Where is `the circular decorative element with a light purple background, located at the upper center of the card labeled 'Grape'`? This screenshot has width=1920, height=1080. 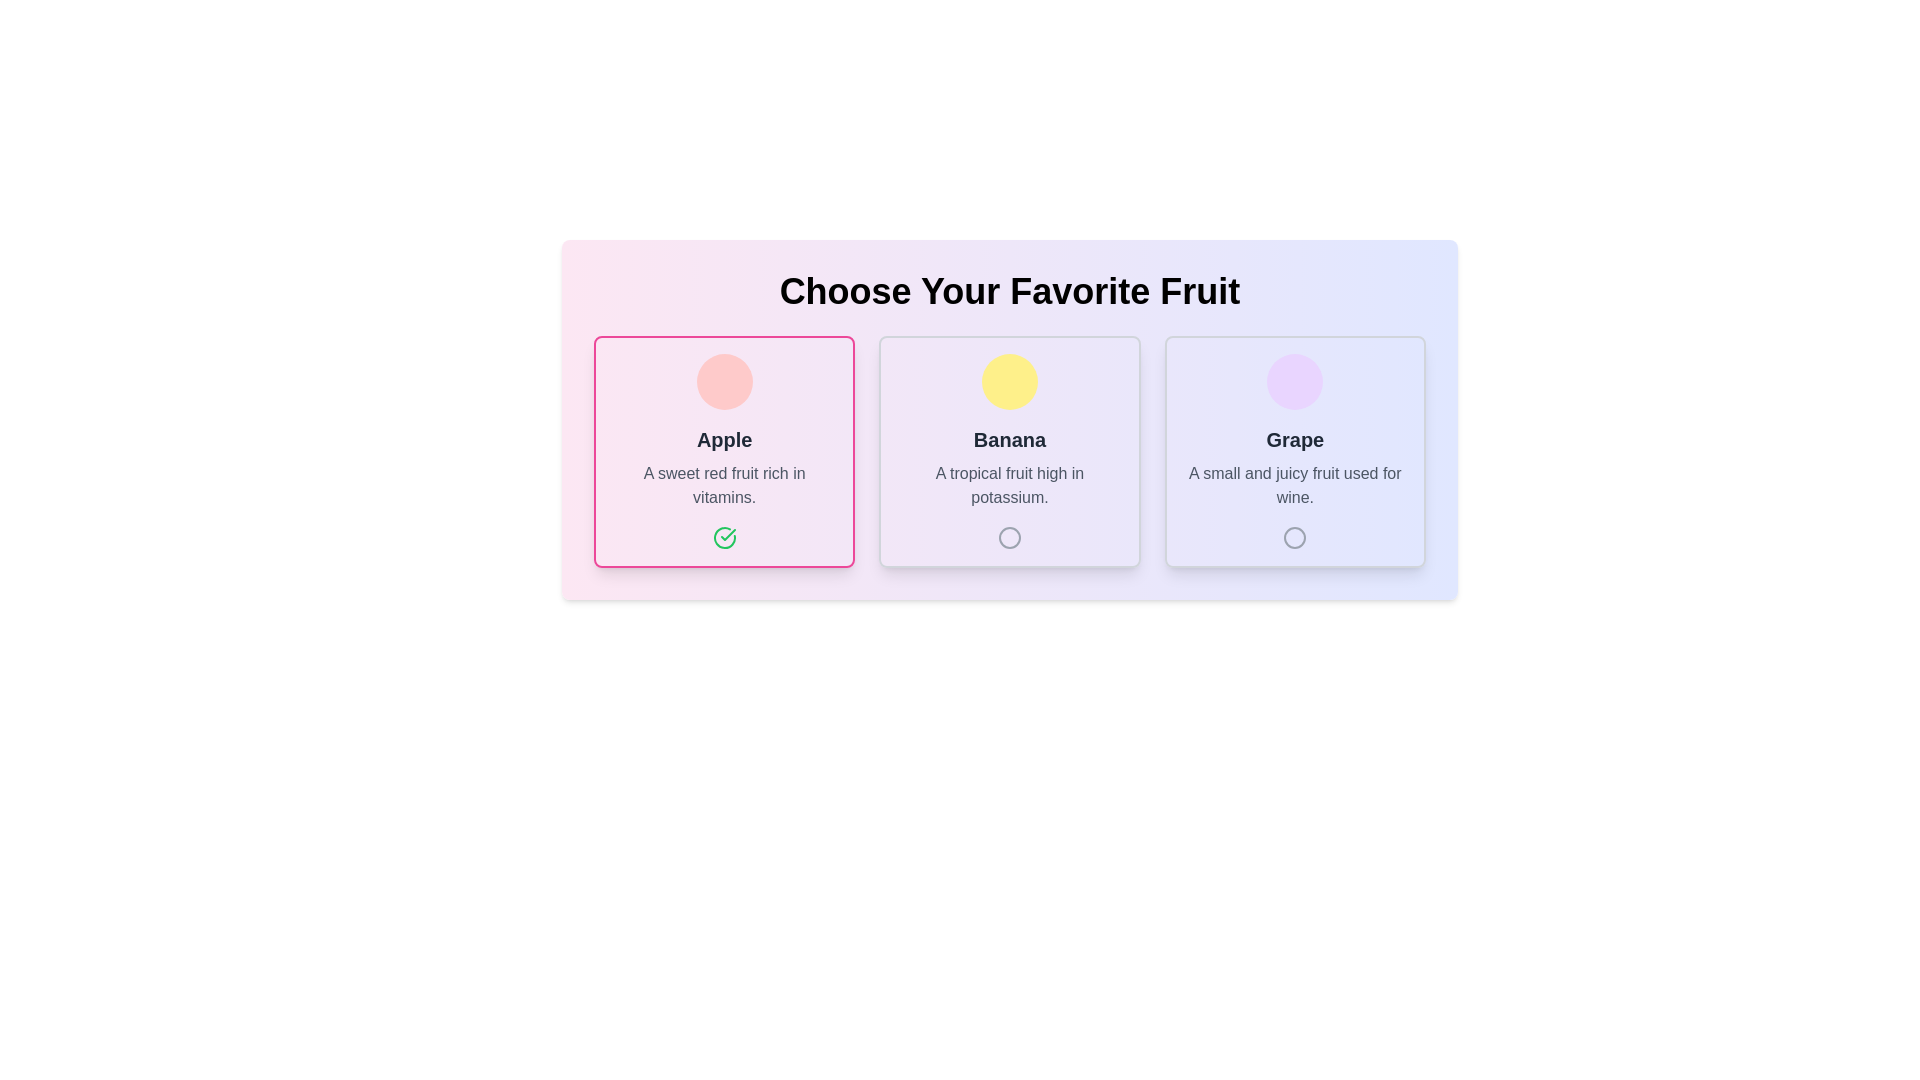 the circular decorative element with a light purple background, located at the upper center of the card labeled 'Grape' is located at coordinates (1295, 381).